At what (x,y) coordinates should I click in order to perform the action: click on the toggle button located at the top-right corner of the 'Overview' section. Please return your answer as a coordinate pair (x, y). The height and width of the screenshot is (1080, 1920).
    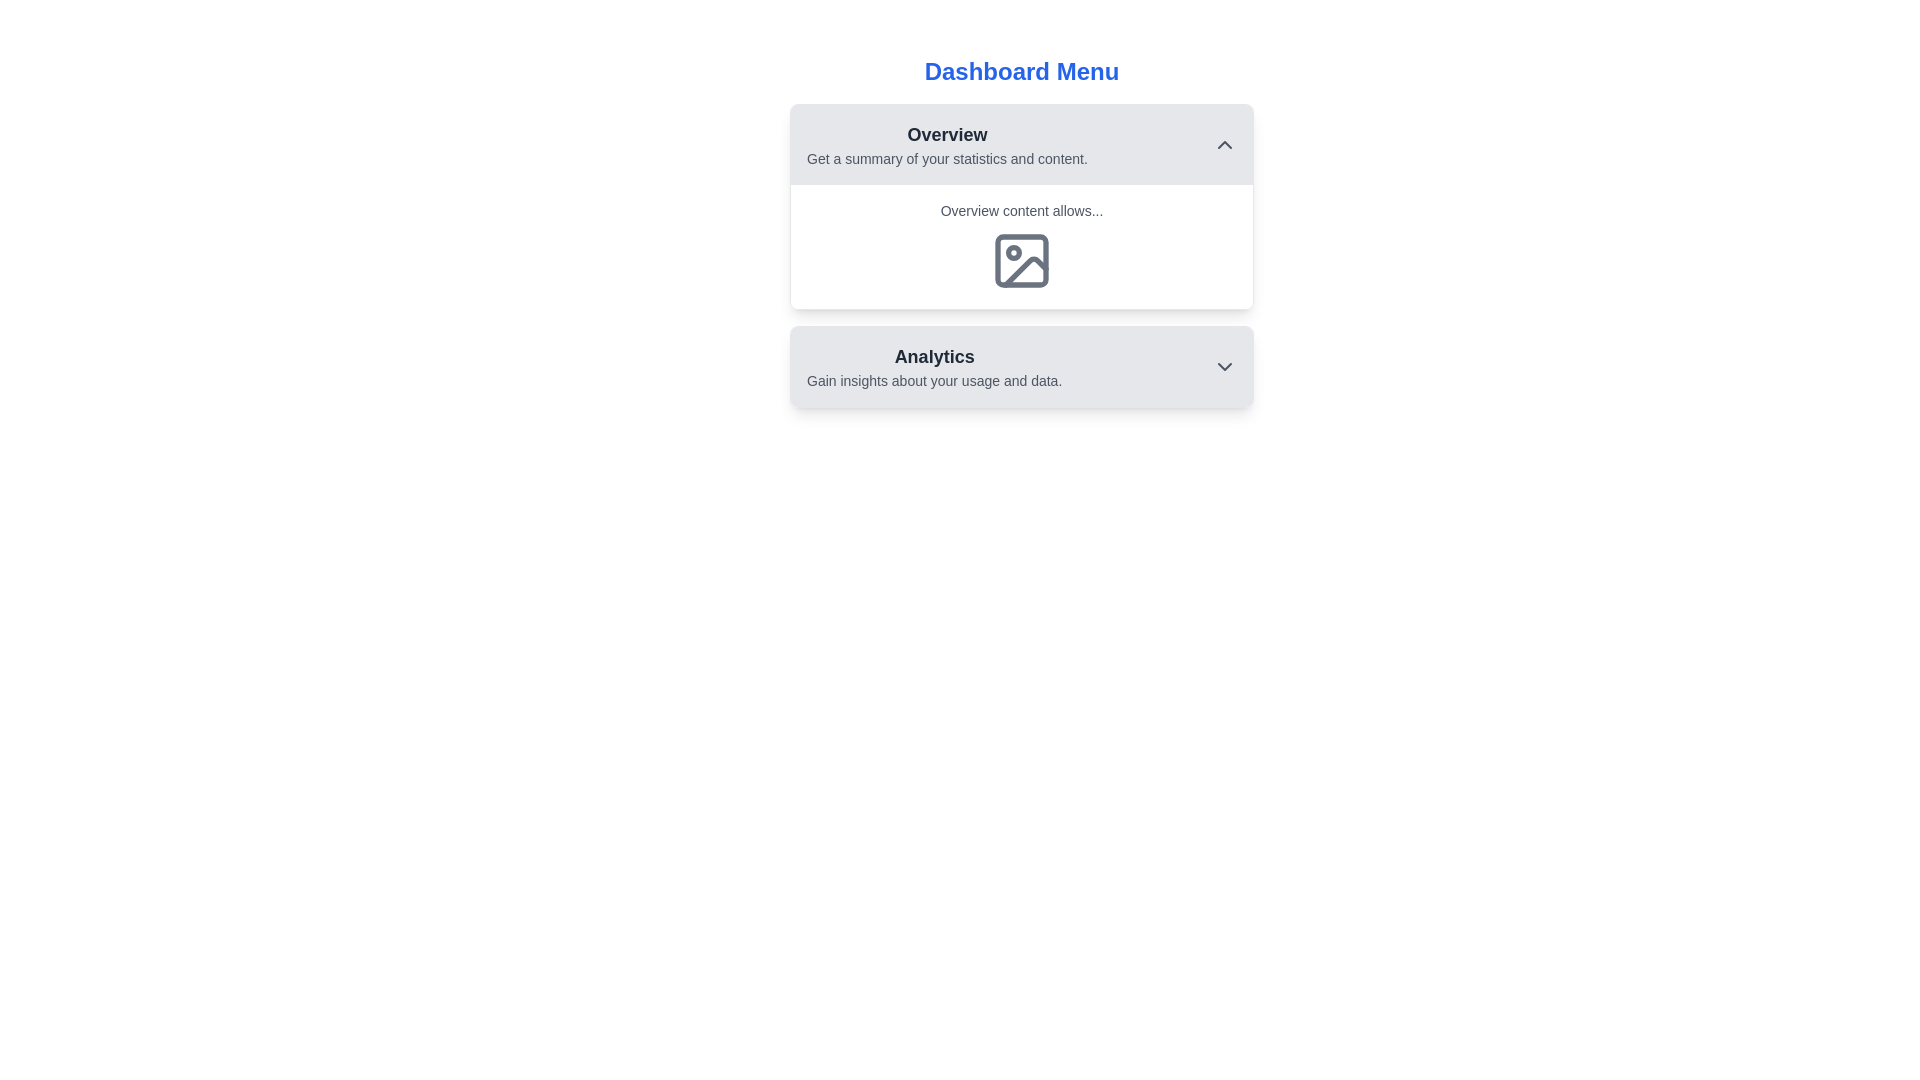
    Looking at the image, I should click on (1223, 144).